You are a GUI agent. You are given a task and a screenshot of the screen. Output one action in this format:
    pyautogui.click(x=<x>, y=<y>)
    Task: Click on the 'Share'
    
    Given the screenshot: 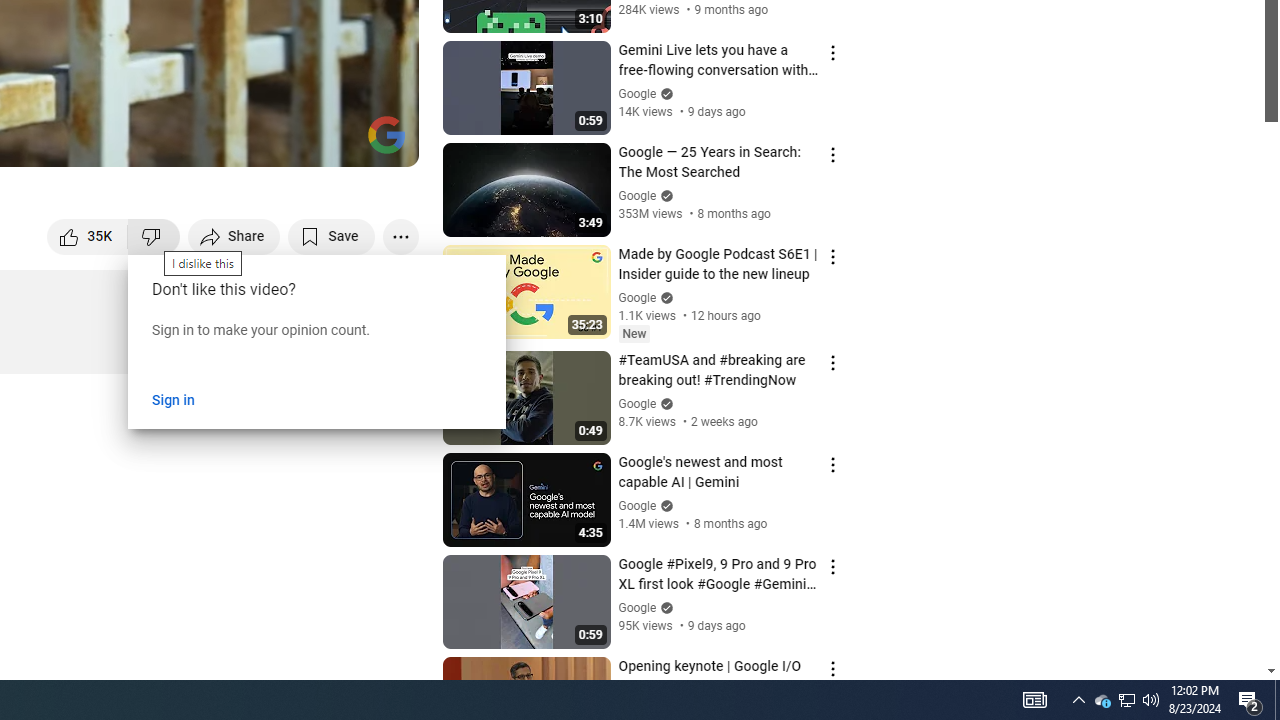 What is the action you would take?
    pyautogui.click(x=234, y=235)
    